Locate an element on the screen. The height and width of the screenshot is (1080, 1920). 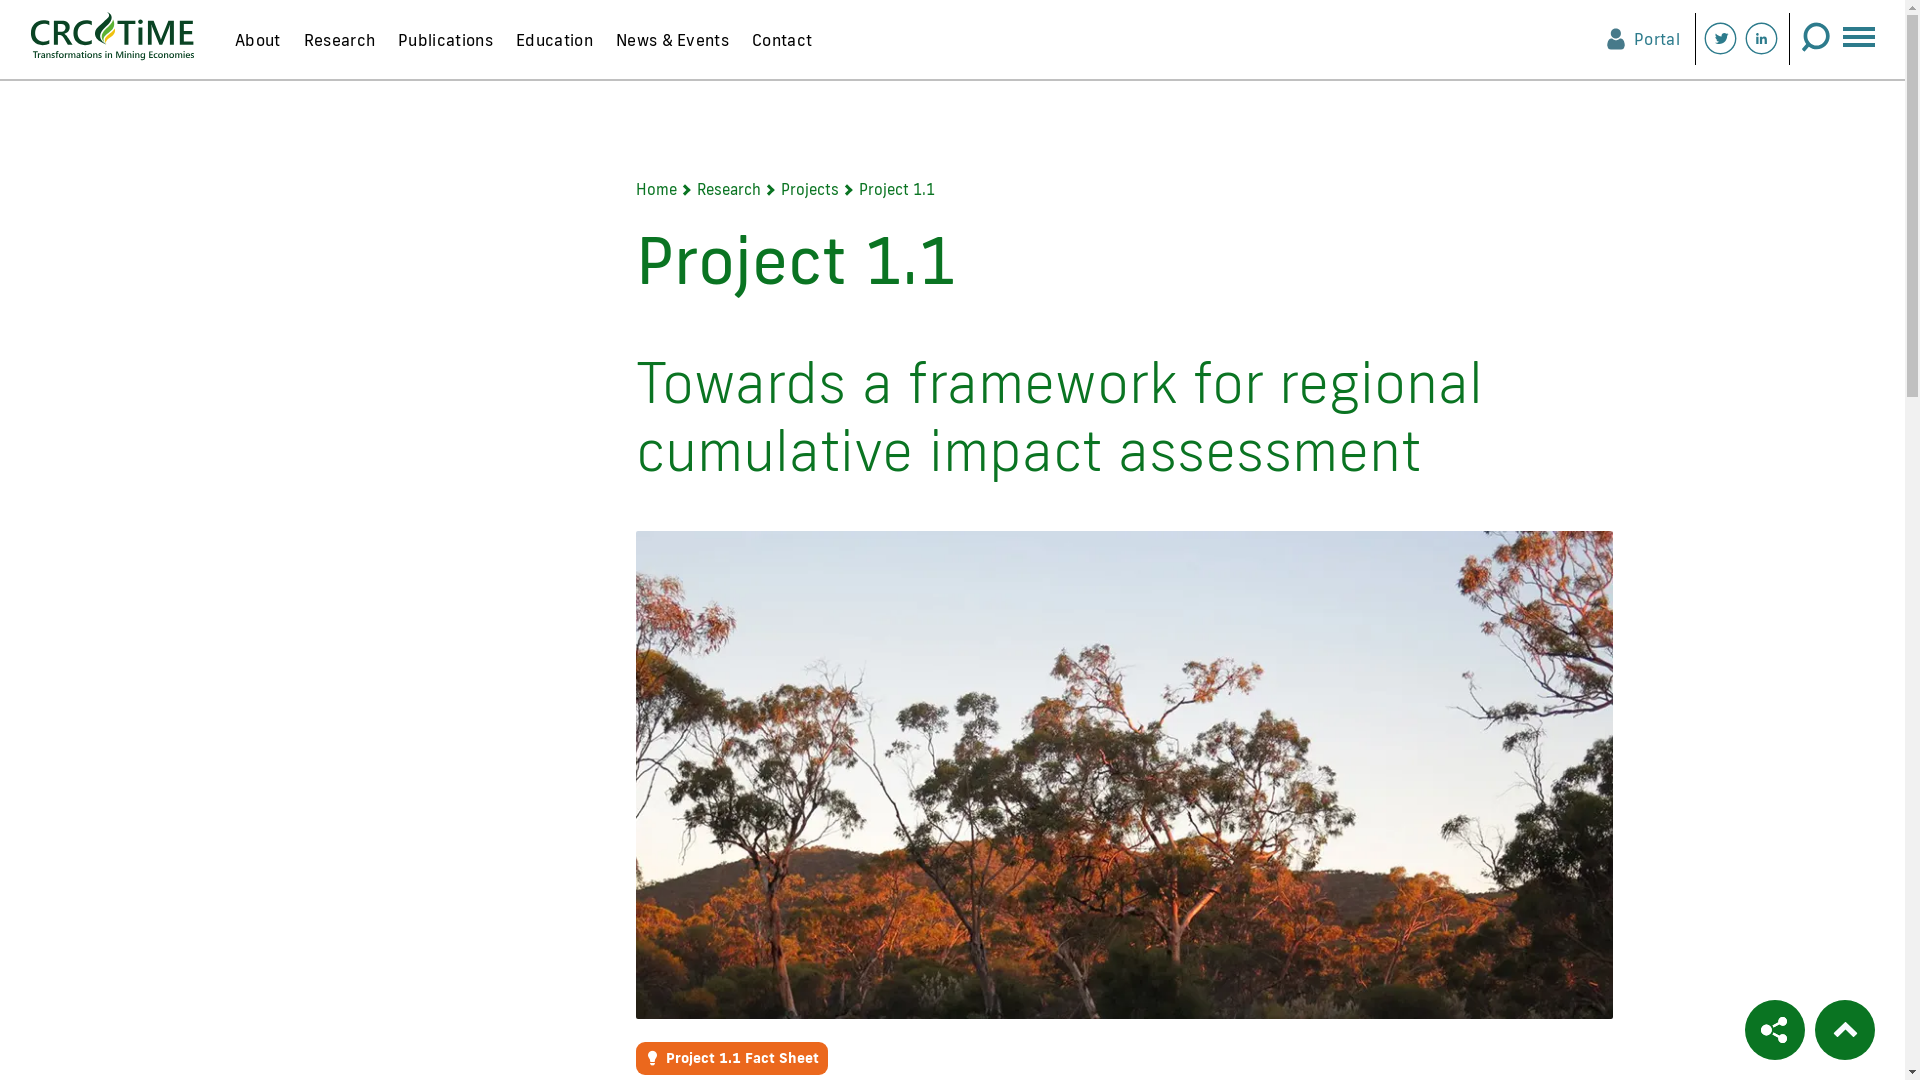
'Menu' is located at coordinates (1857, 31).